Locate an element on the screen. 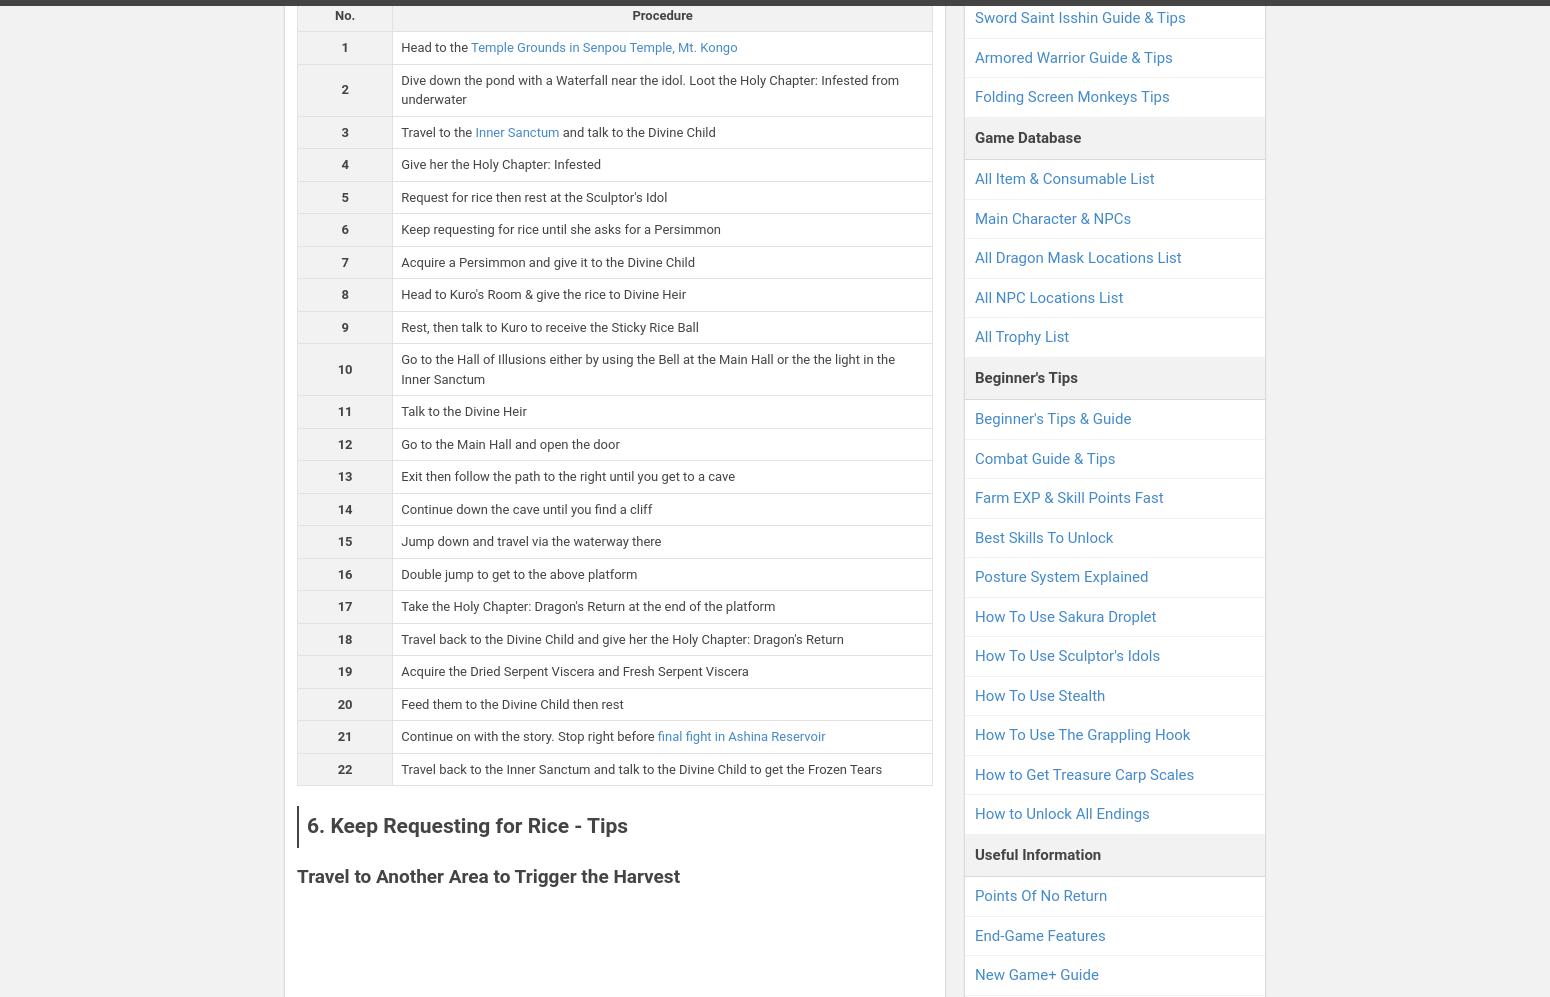 This screenshot has width=1550, height=997. 'Head to the' is located at coordinates (436, 46).